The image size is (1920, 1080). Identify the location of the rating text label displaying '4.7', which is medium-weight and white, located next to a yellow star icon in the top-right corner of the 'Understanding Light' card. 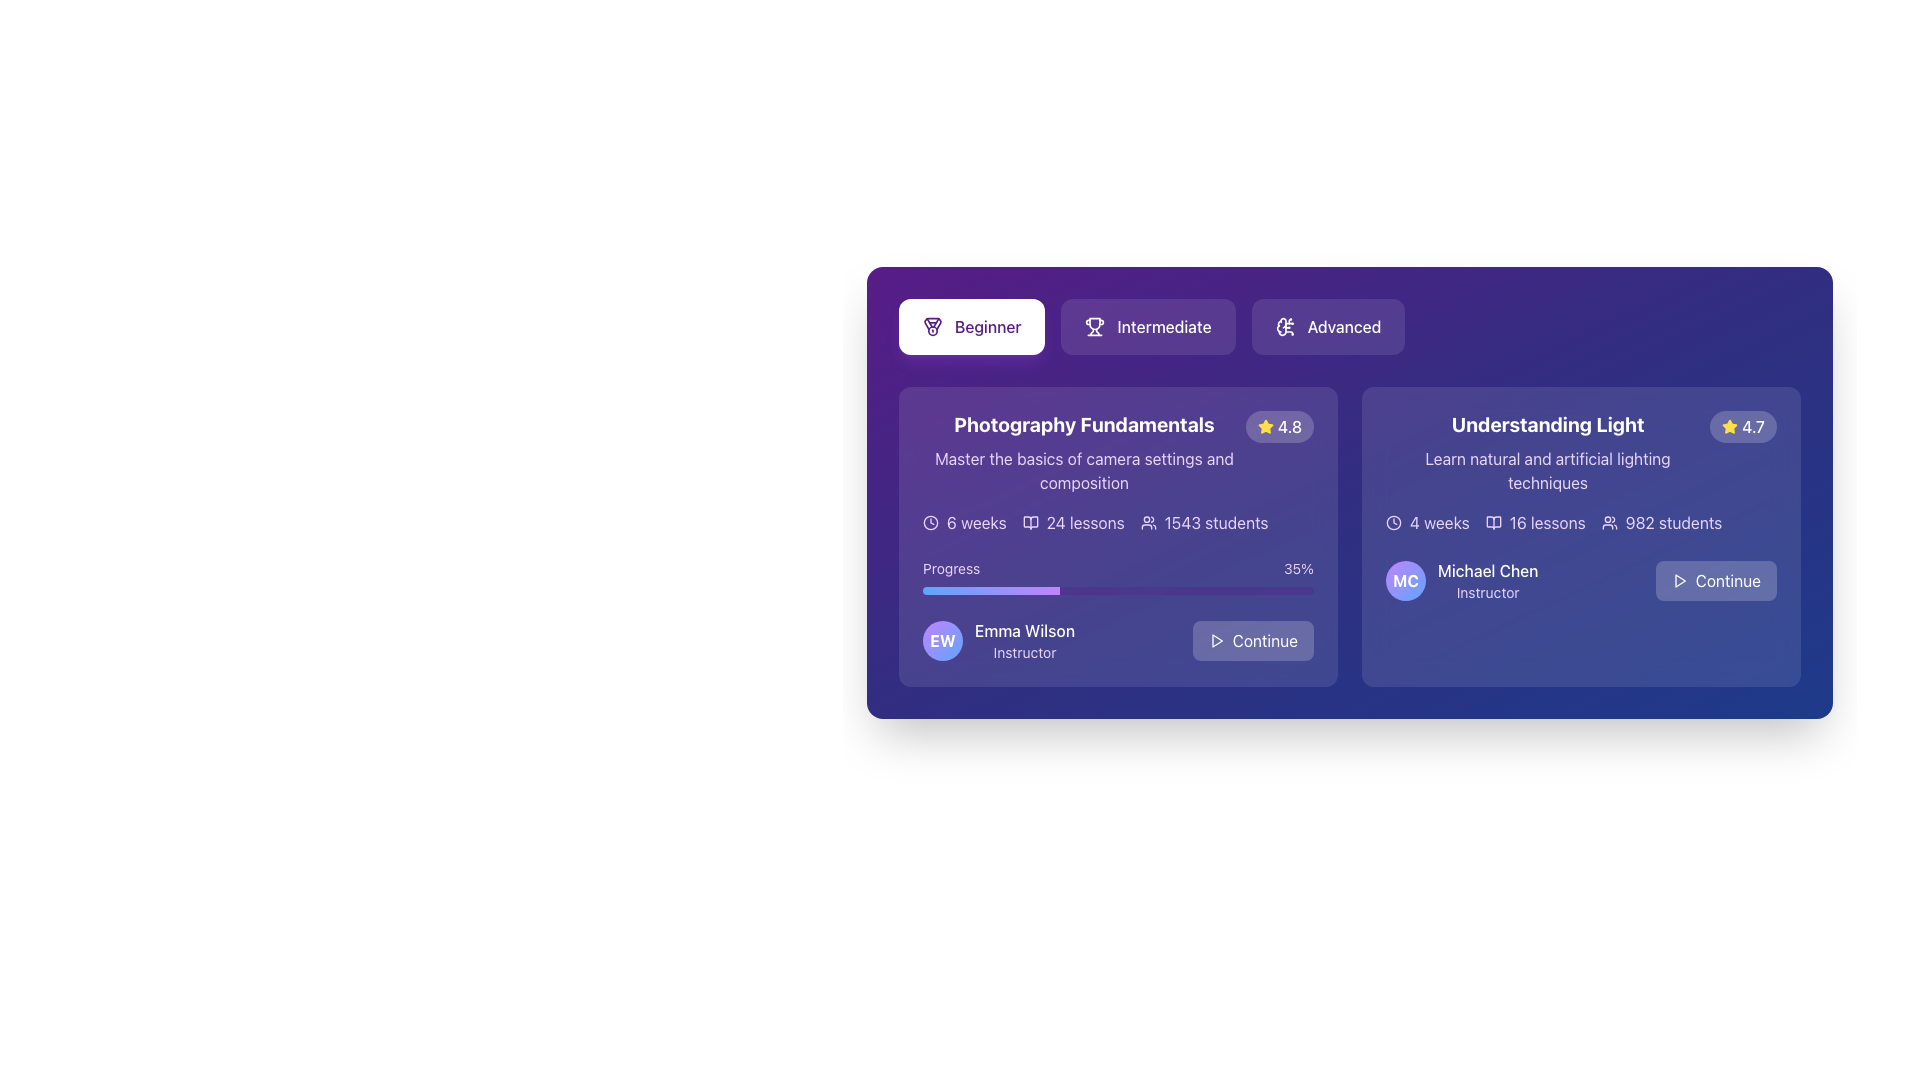
(1752, 426).